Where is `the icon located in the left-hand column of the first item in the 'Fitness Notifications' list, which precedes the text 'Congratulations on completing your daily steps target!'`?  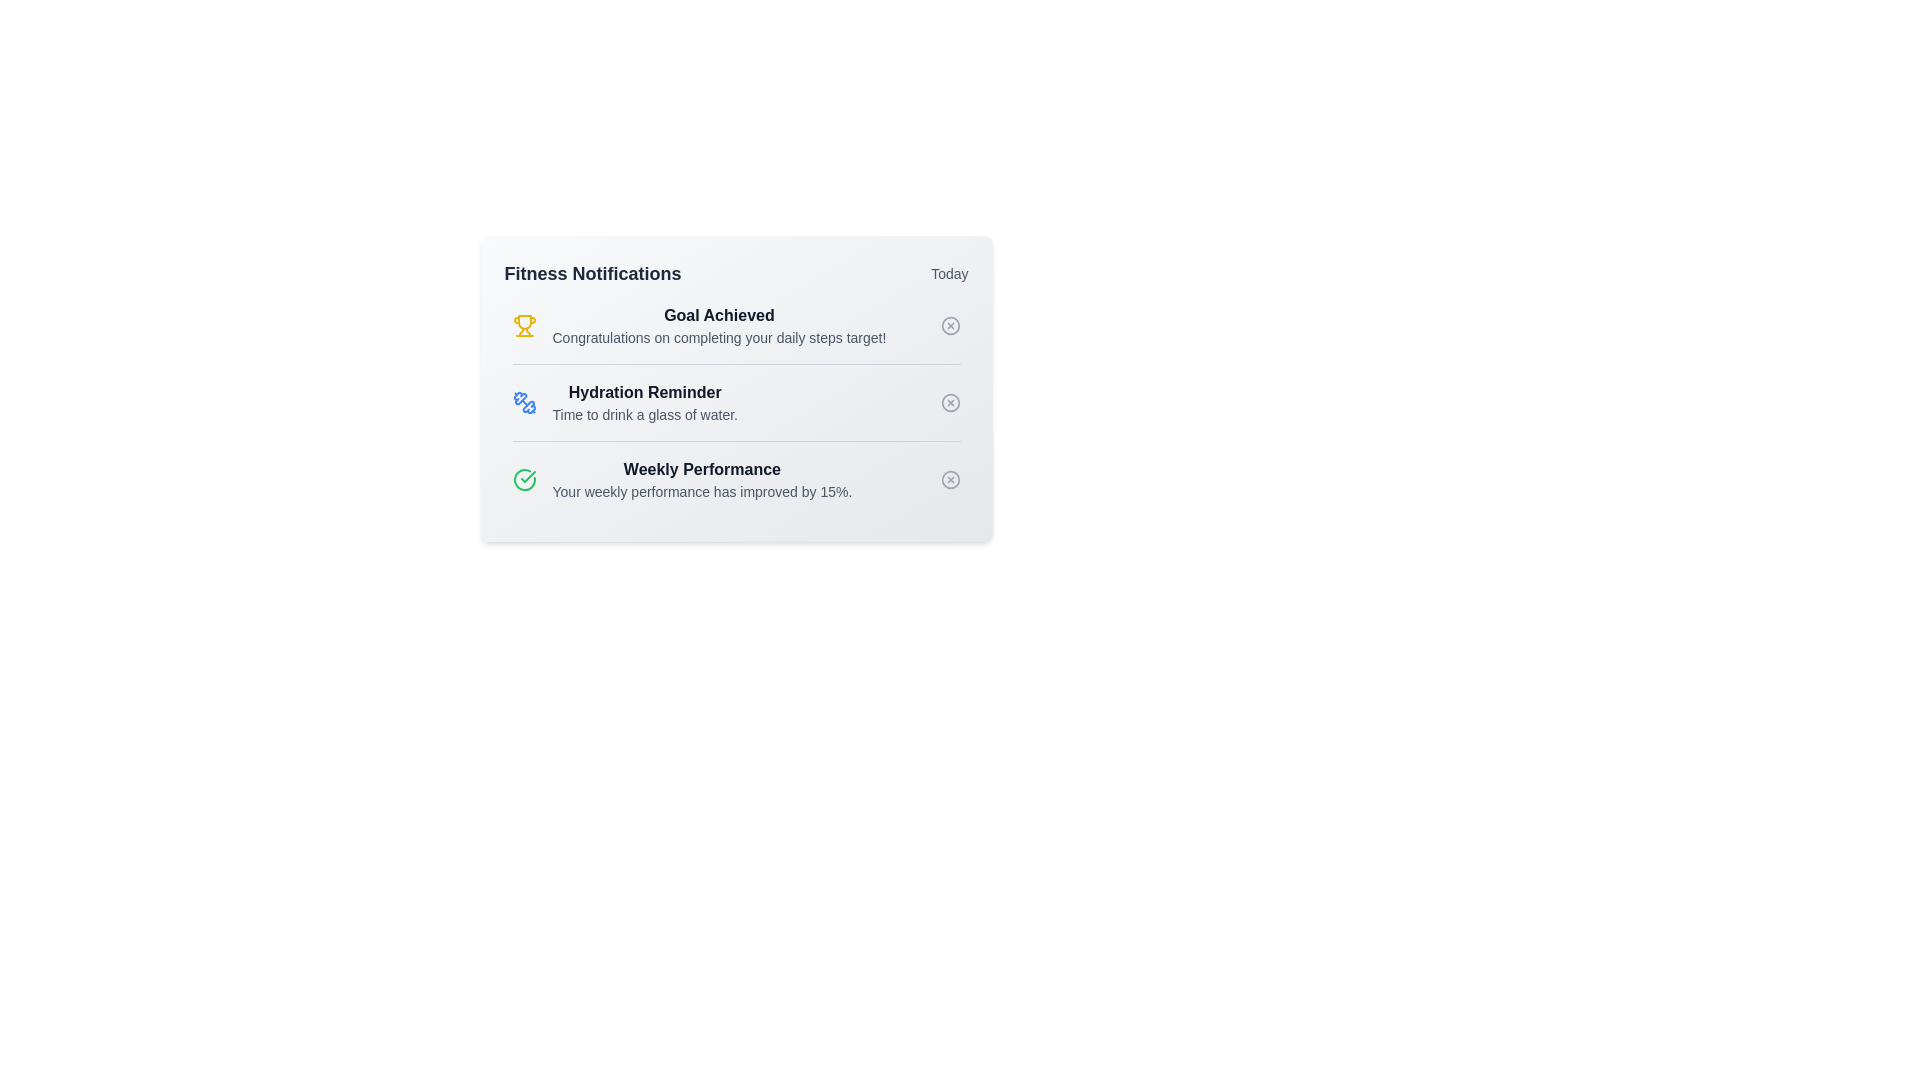 the icon located in the left-hand column of the first item in the 'Fitness Notifications' list, which precedes the text 'Congratulations on completing your daily steps target!' is located at coordinates (524, 321).